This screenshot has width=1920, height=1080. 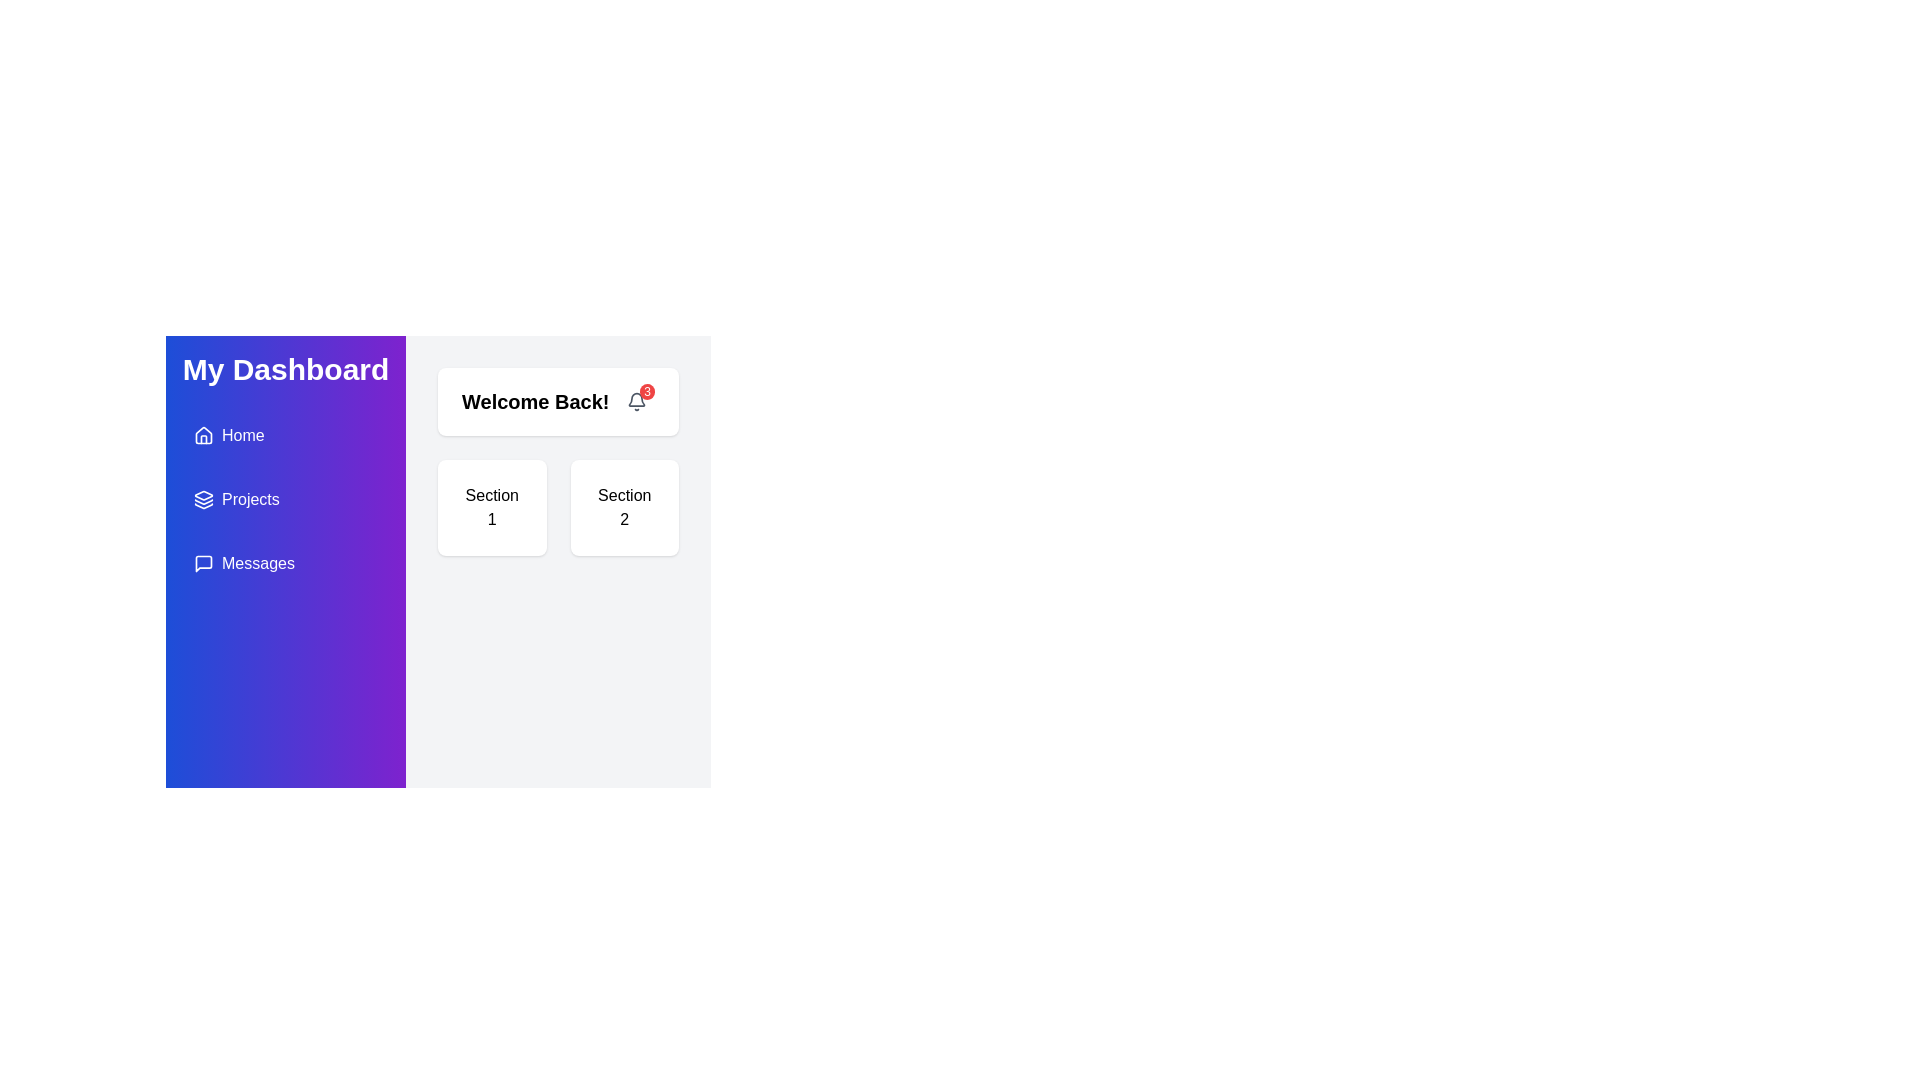 What do you see at coordinates (203, 563) in the screenshot?
I see `the speech bubble icon located to the left of the 'Messages' text in the vertical navigation panel` at bounding box center [203, 563].